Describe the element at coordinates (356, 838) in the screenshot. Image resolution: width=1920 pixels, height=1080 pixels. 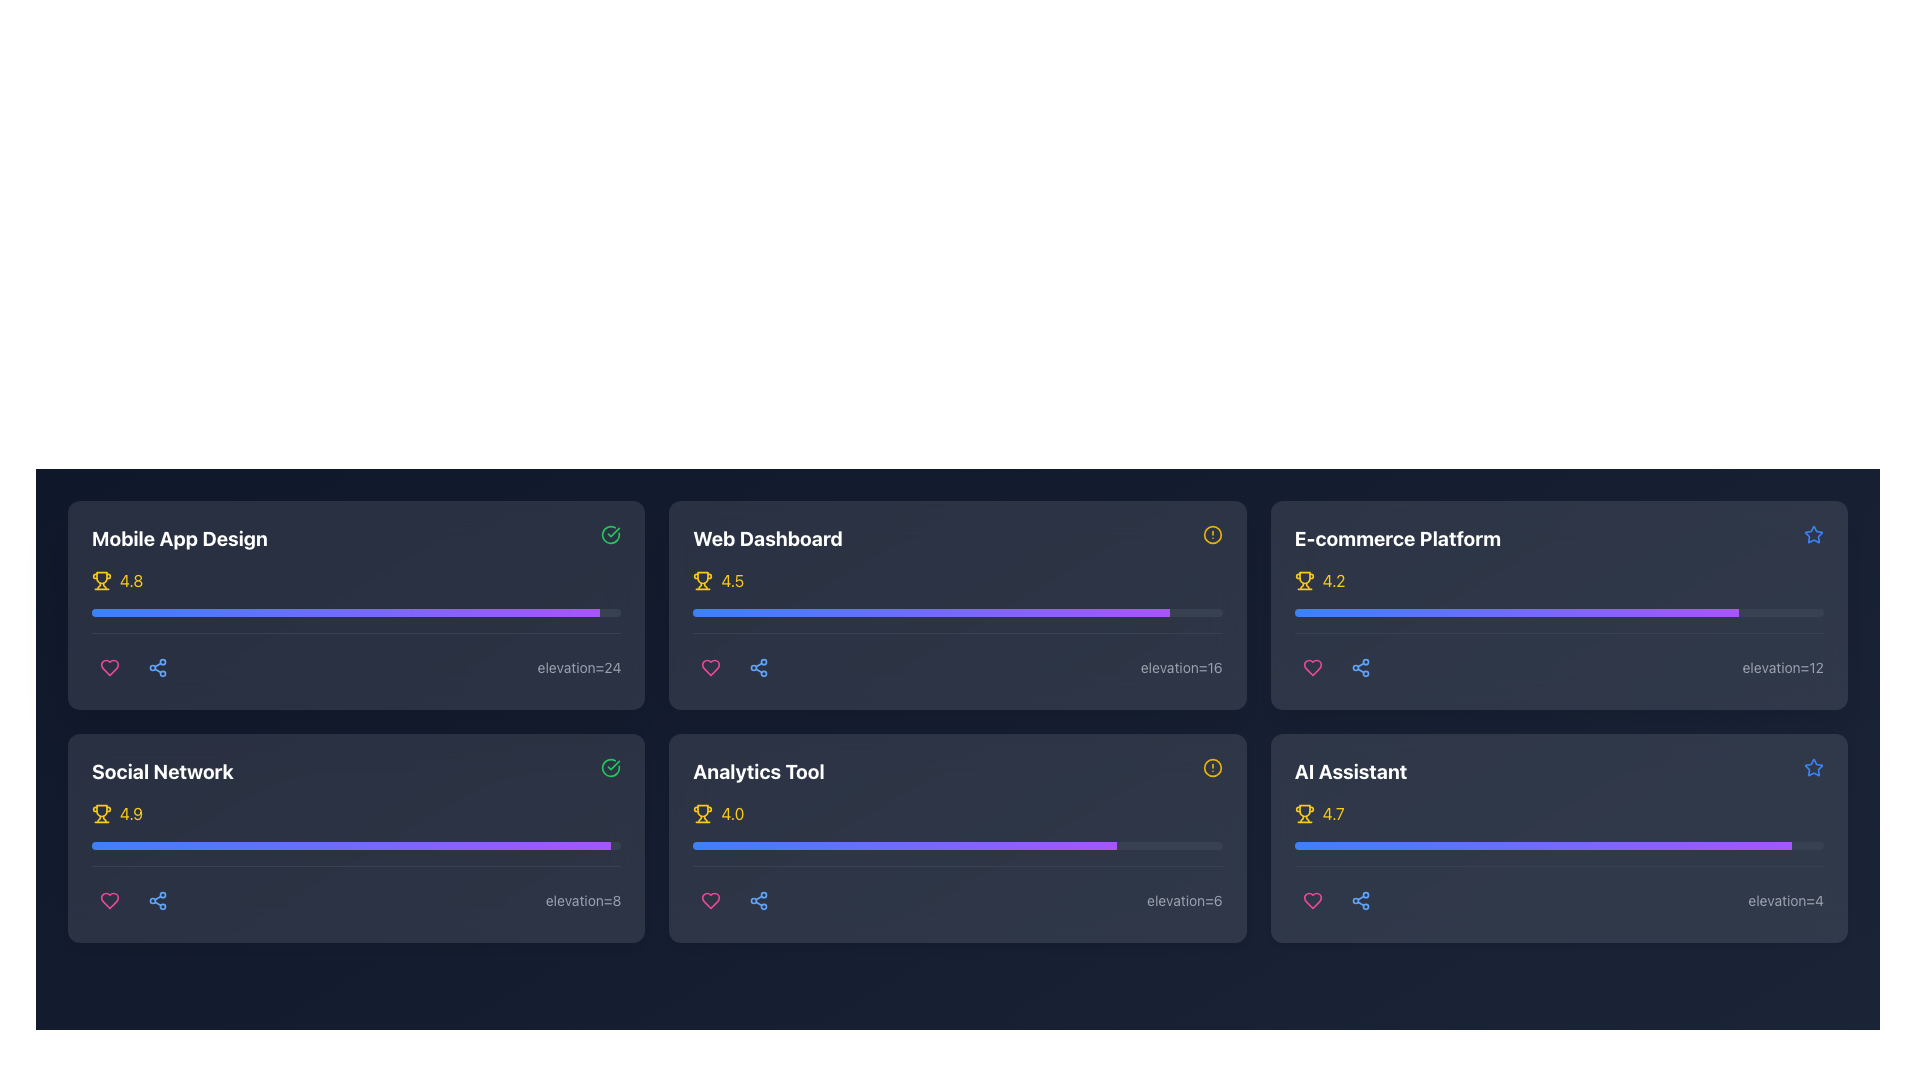
I see `the 'Social Network' card, which is the fourth card in the grid layout` at that location.